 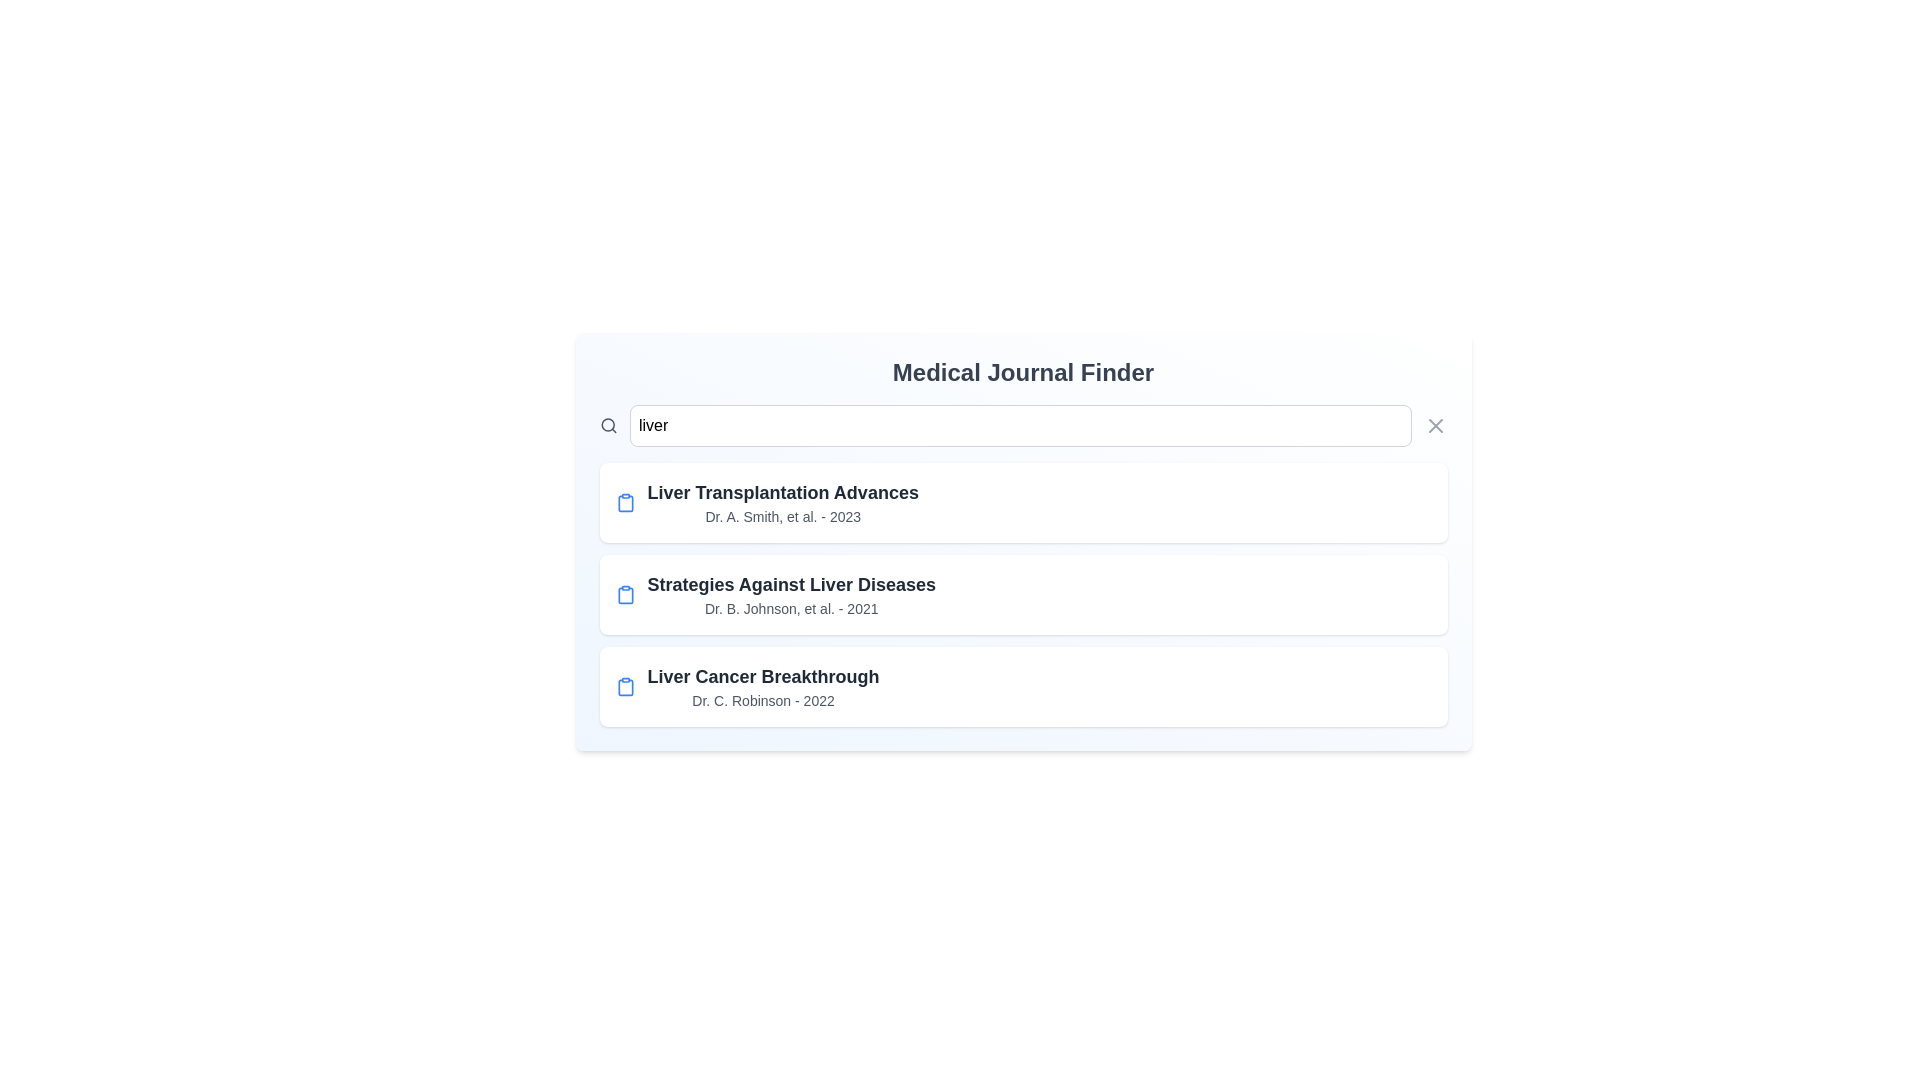 I want to click on the journal details page by clicking on the text block that provides information about the journal entry, which is the second entry in the list on the 'Medical Journal Finder', so click(x=790, y=593).